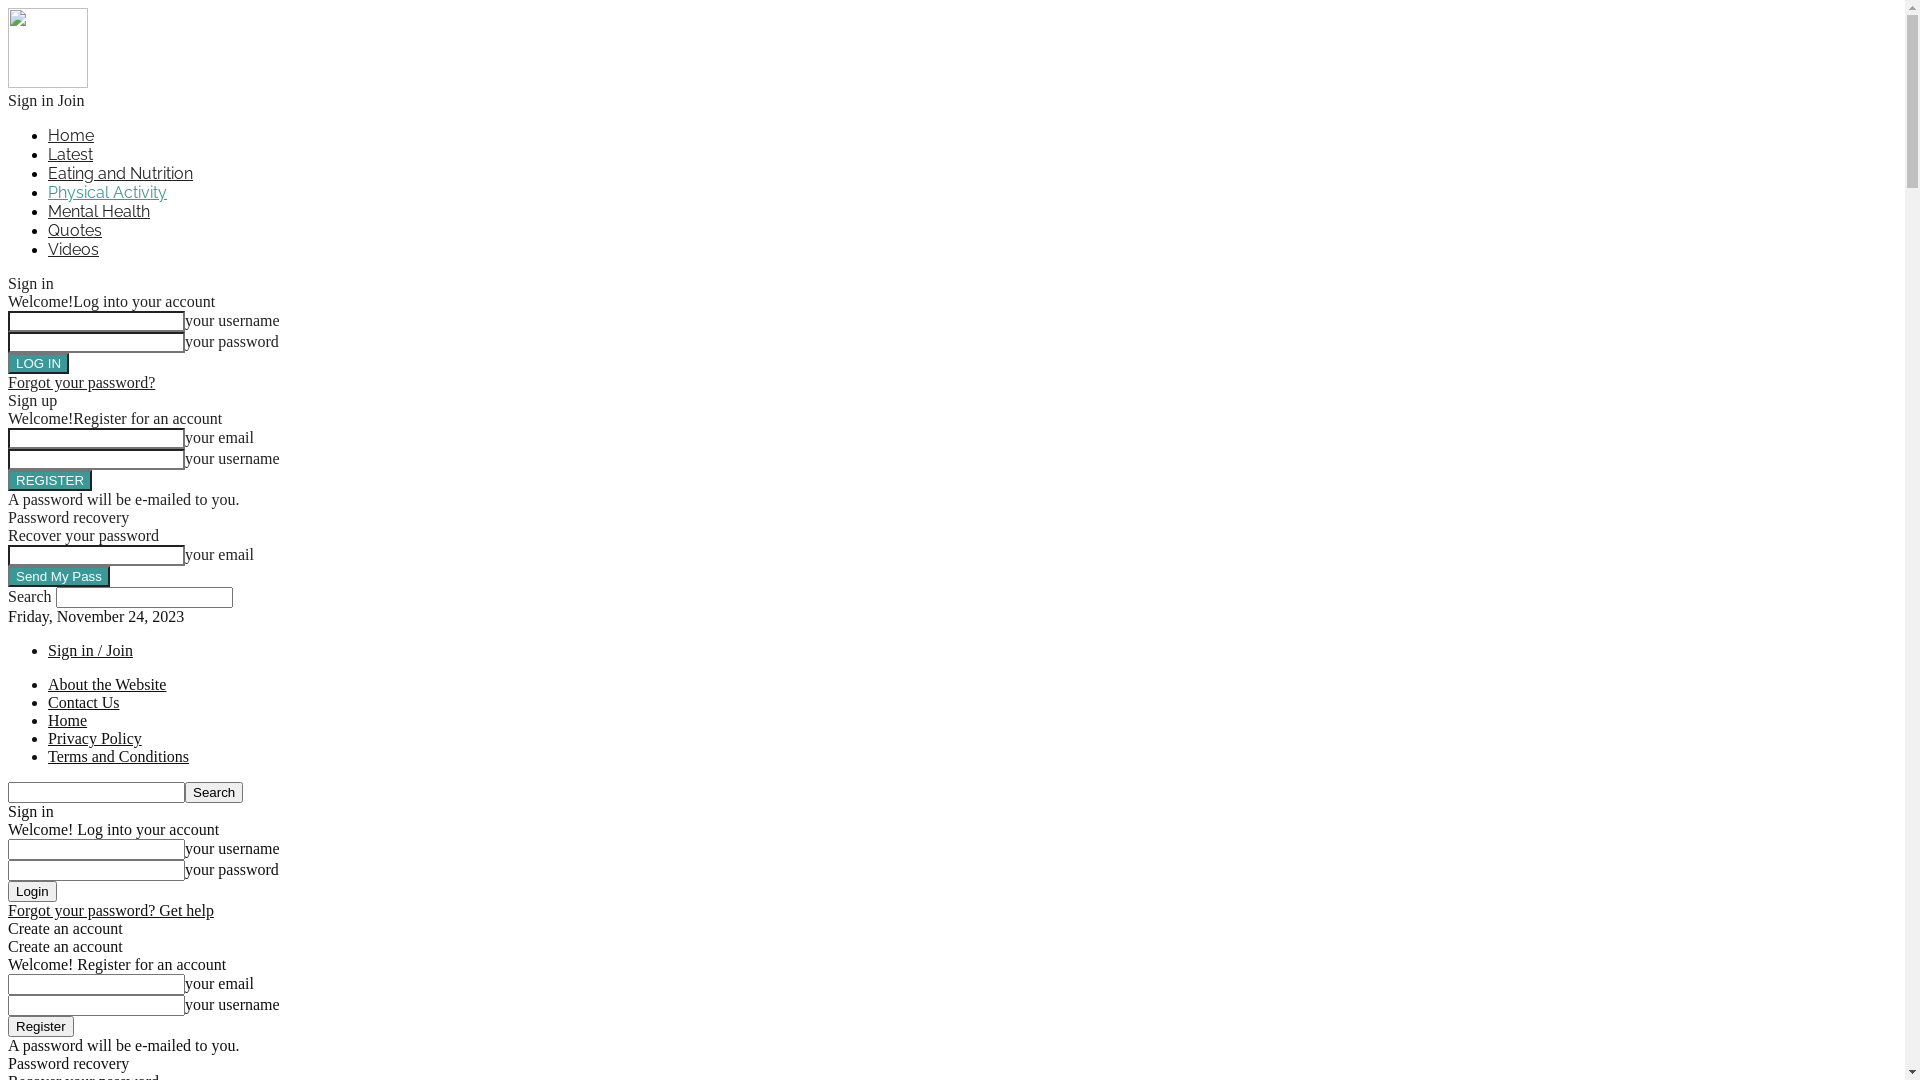 The height and width of the screenshot is (1080, 1920). Describe the element at coordinates (67, 720) in the screenshot. I see `'Home'` at that location.